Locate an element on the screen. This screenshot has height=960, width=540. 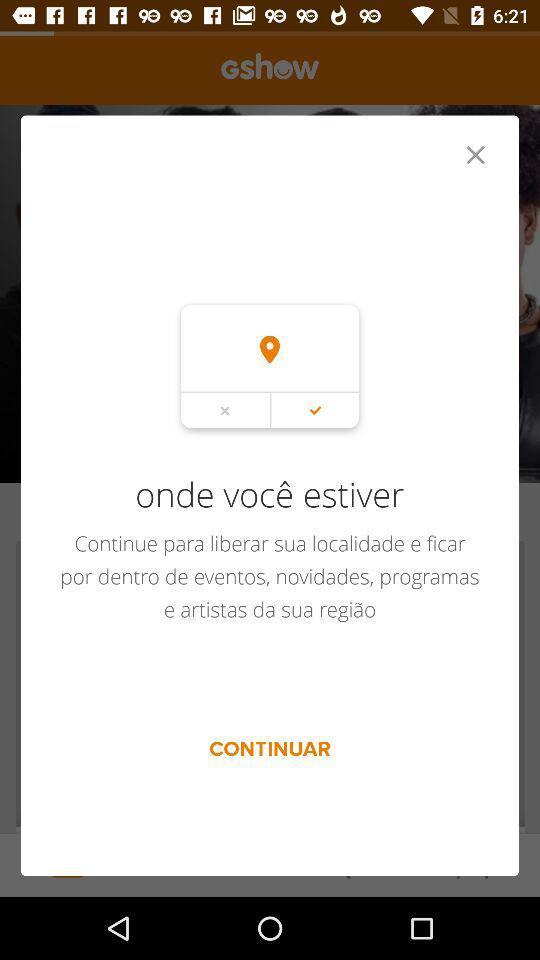
item at the bottom is located at coordinates (270, 748).